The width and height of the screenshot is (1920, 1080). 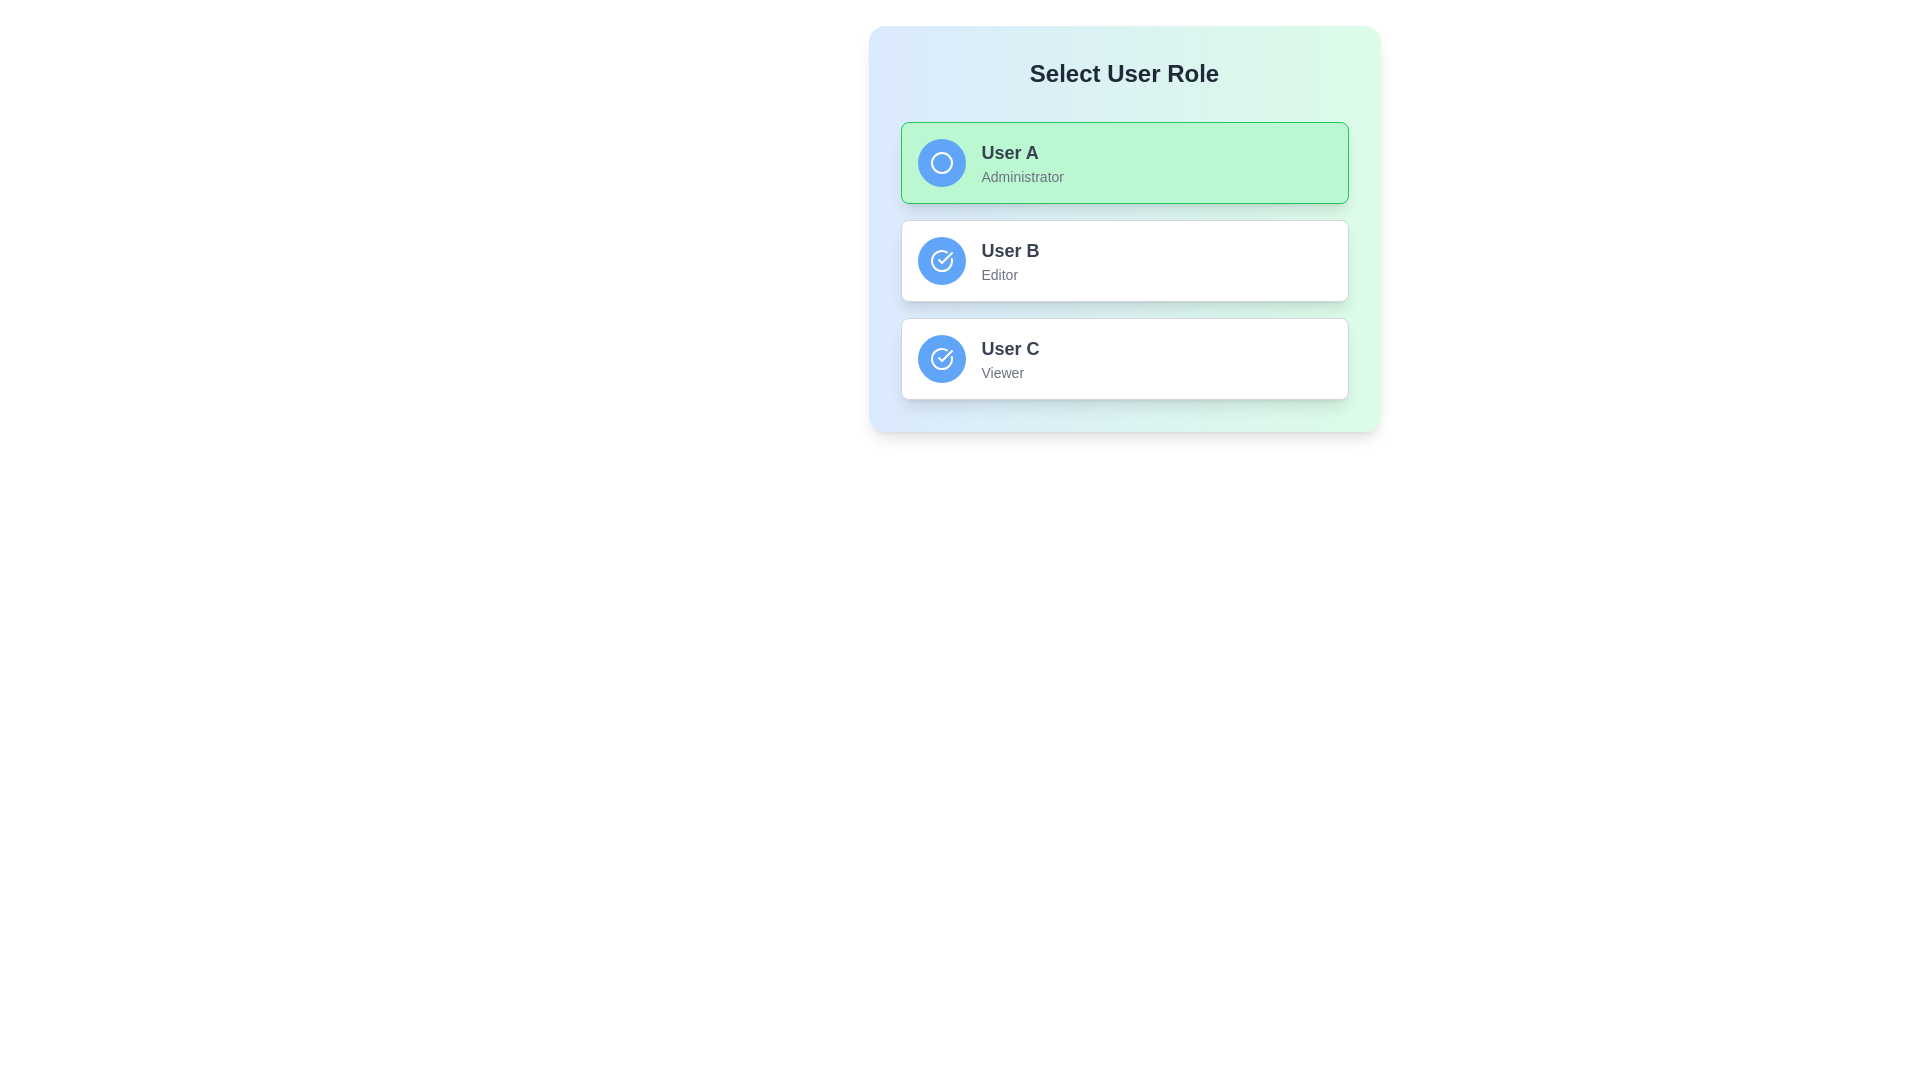 I want to click on the 'Viewer' role text label for user 'User C', located in the bottom-right section of the user card, which visually informs about the user's role, so click(x=1010, y=373).